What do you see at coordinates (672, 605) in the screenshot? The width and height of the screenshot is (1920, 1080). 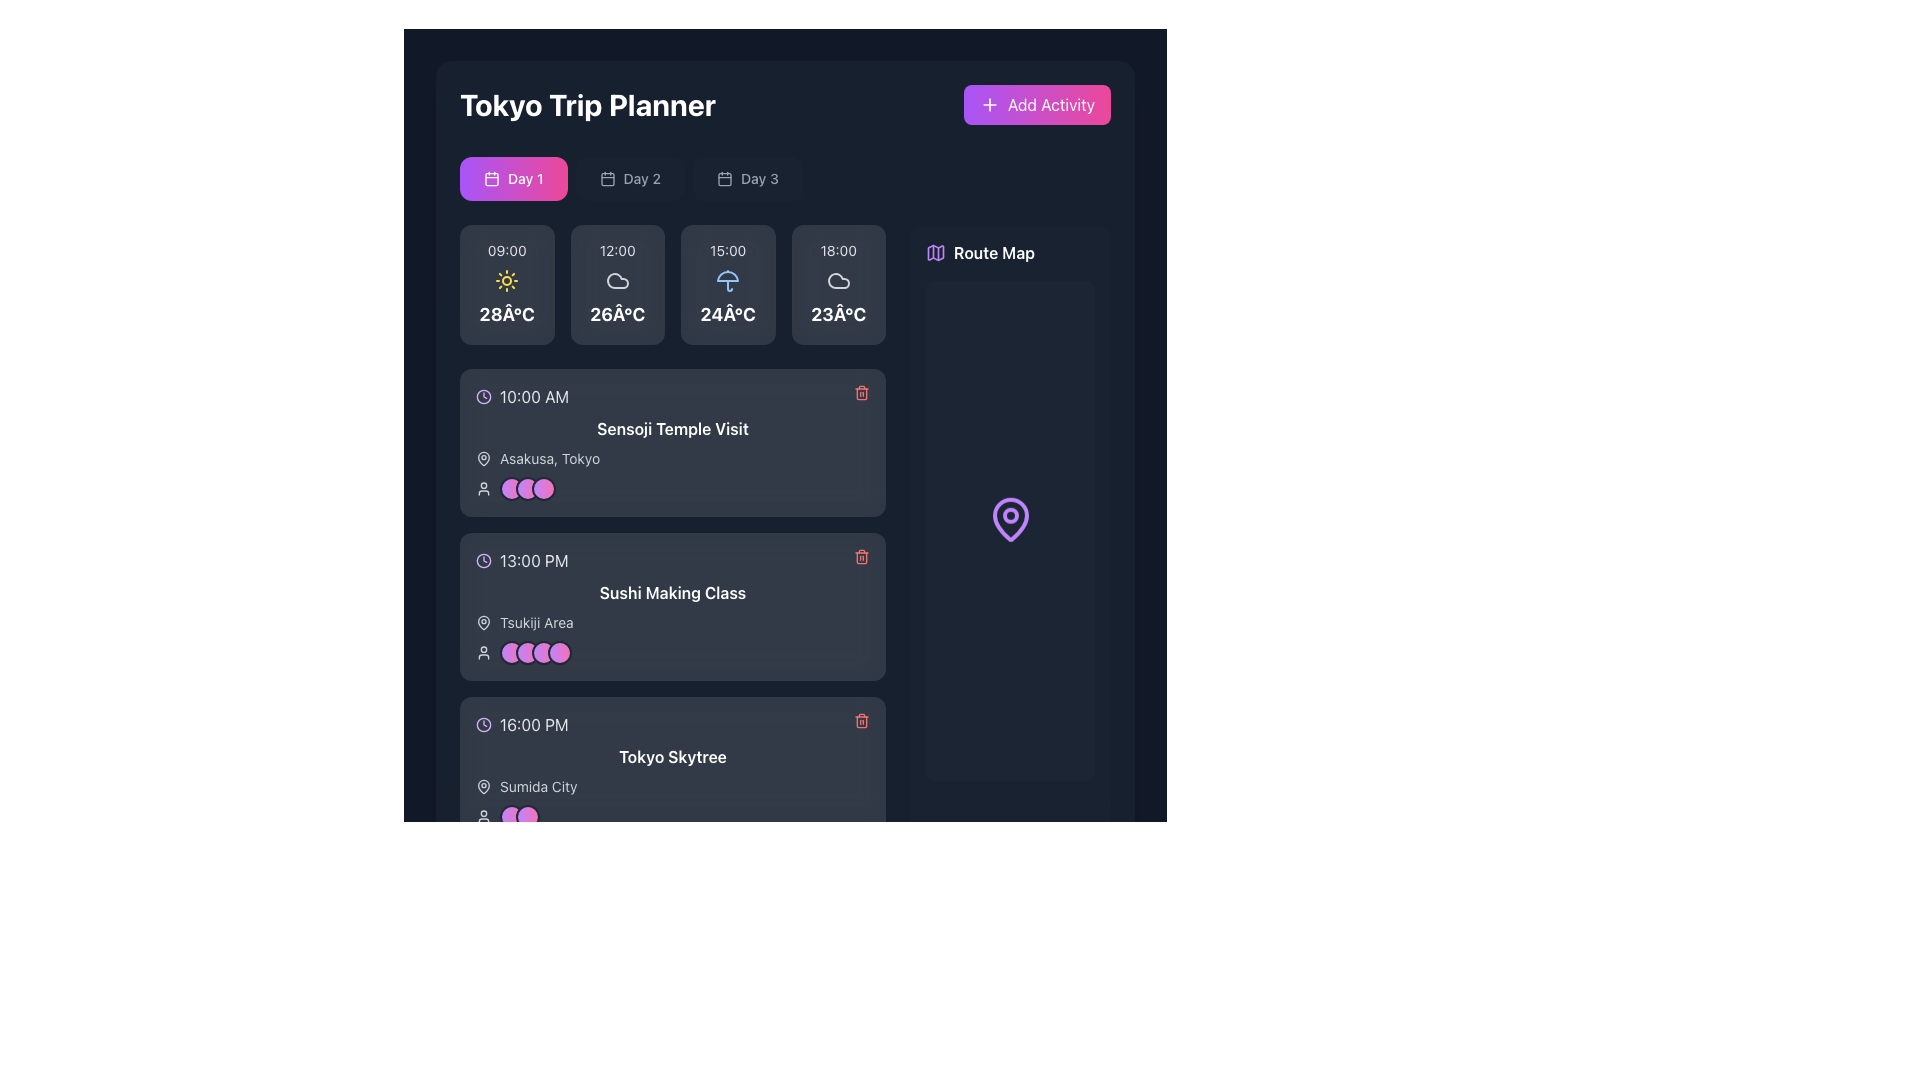 I see `the second Card element in the trip planner that displays activity information, located between the '10:00 AM Sensoji Temple Visit' and '16:00 PM Tokyo Skytree' cards` at bounding box center [672, 605].